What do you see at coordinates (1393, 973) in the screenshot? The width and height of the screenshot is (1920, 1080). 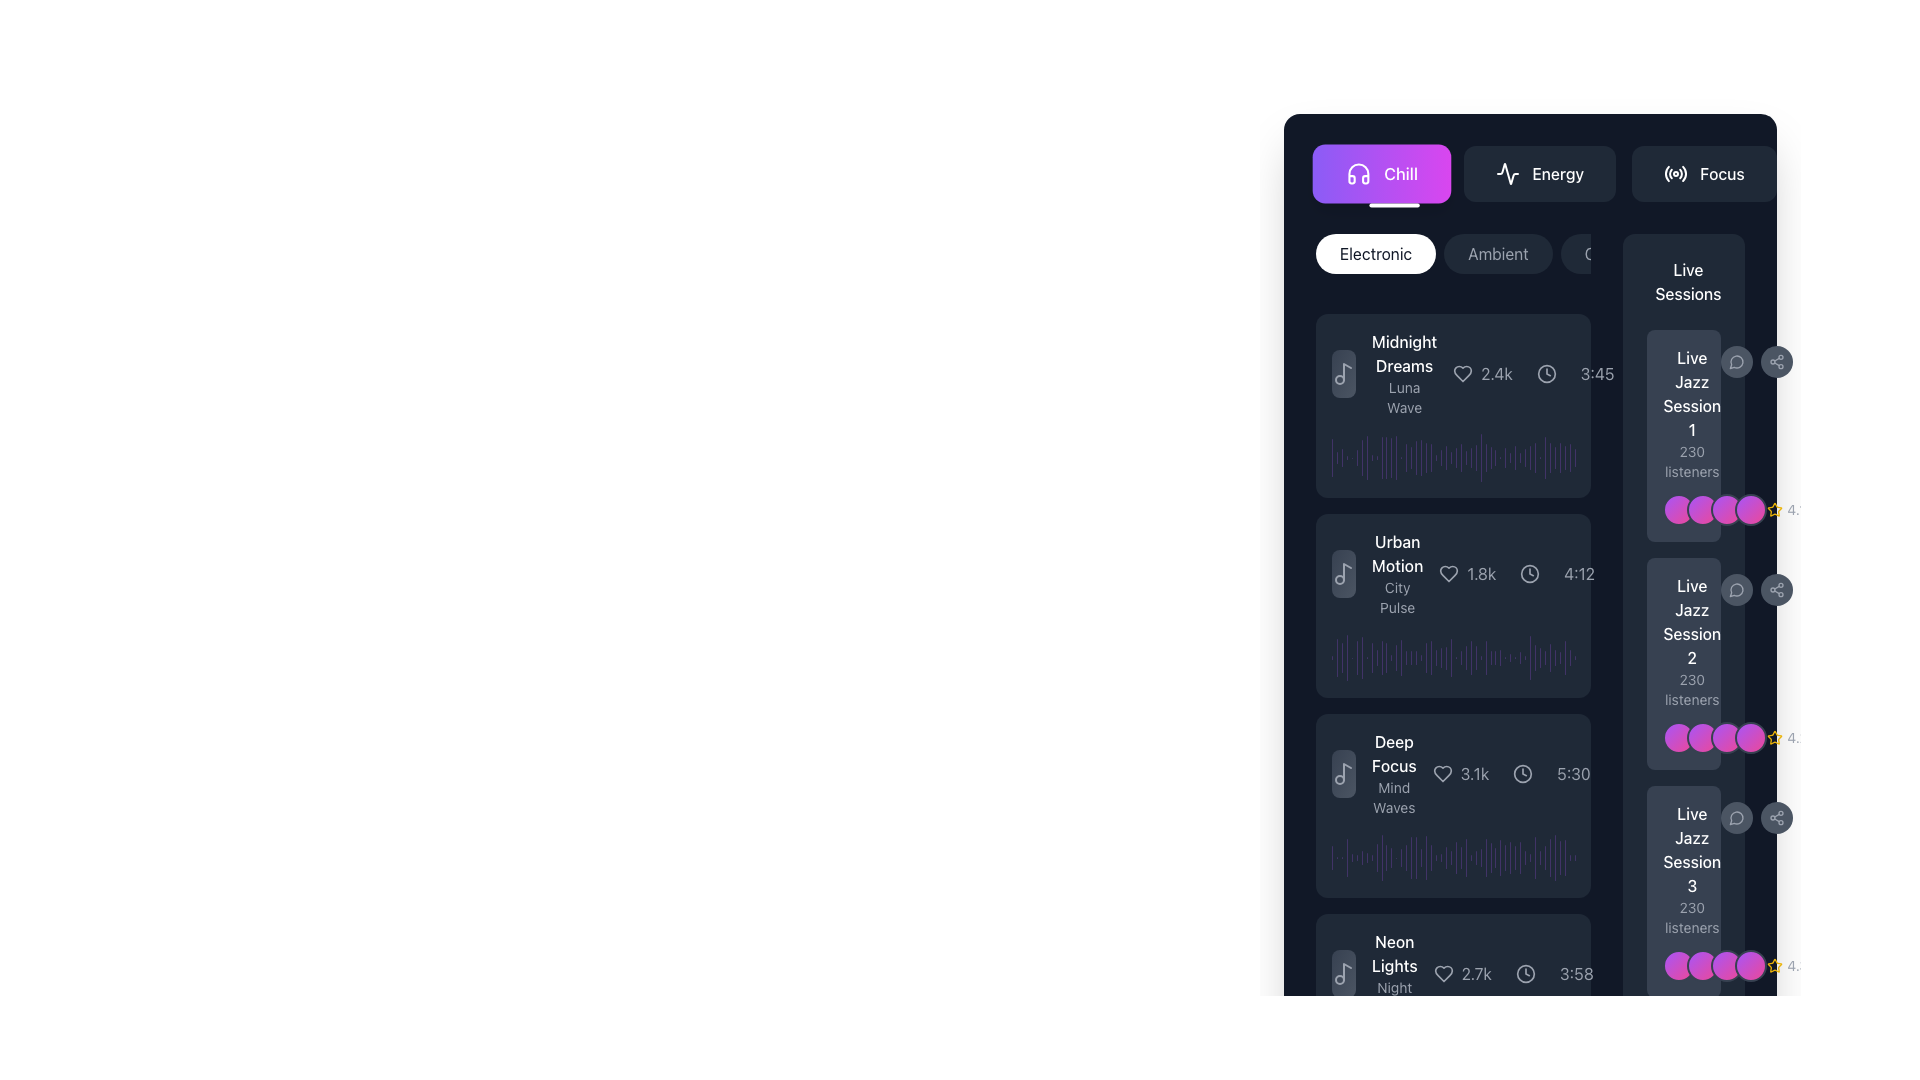 I see `text of the Label displaying 'Neon Lights' in bold white font followed by 'Night Drift' in smaller gray font, located near the bottom of the right vertical list panel` at bounding box center [1393, 973].